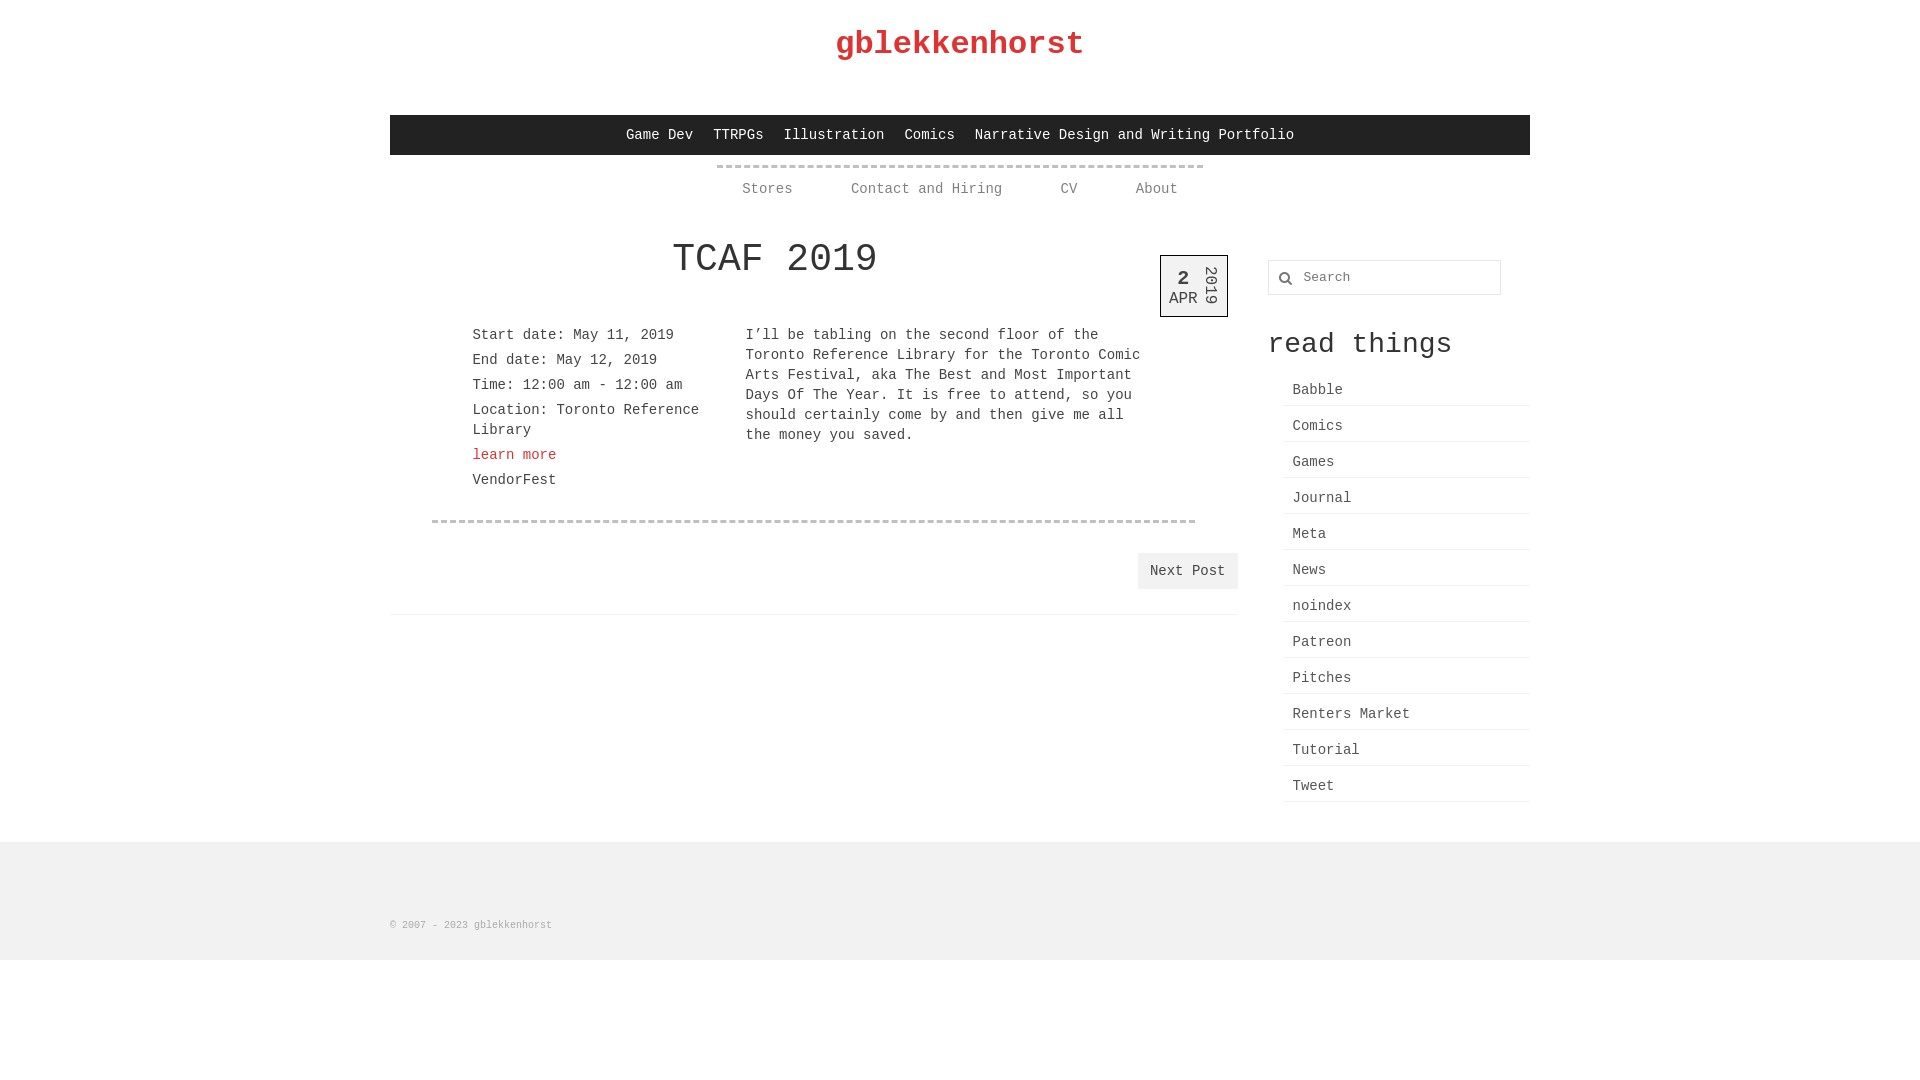  Describe the element at coordinates (1281, 533) in the screenshot. I see `'Meta'` at that location.